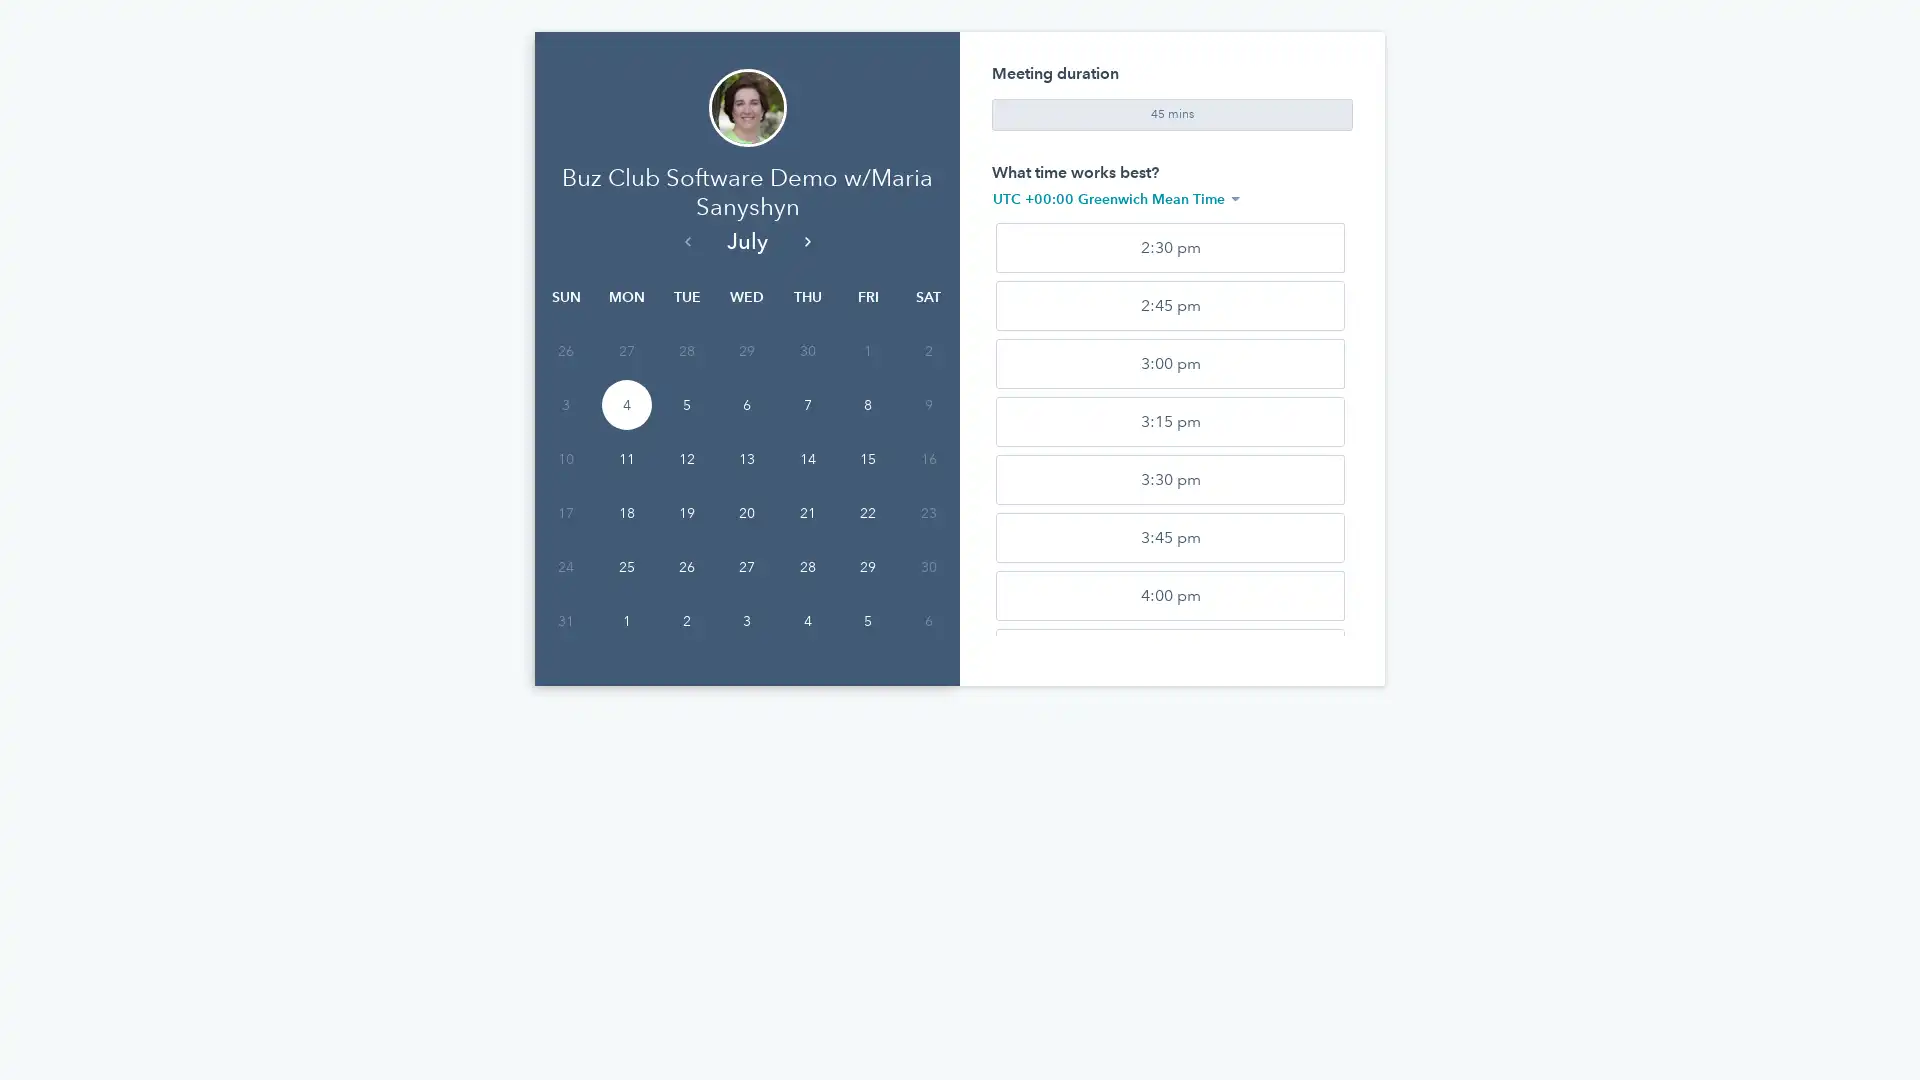  I want to click on July 15th, so click(868, 534).